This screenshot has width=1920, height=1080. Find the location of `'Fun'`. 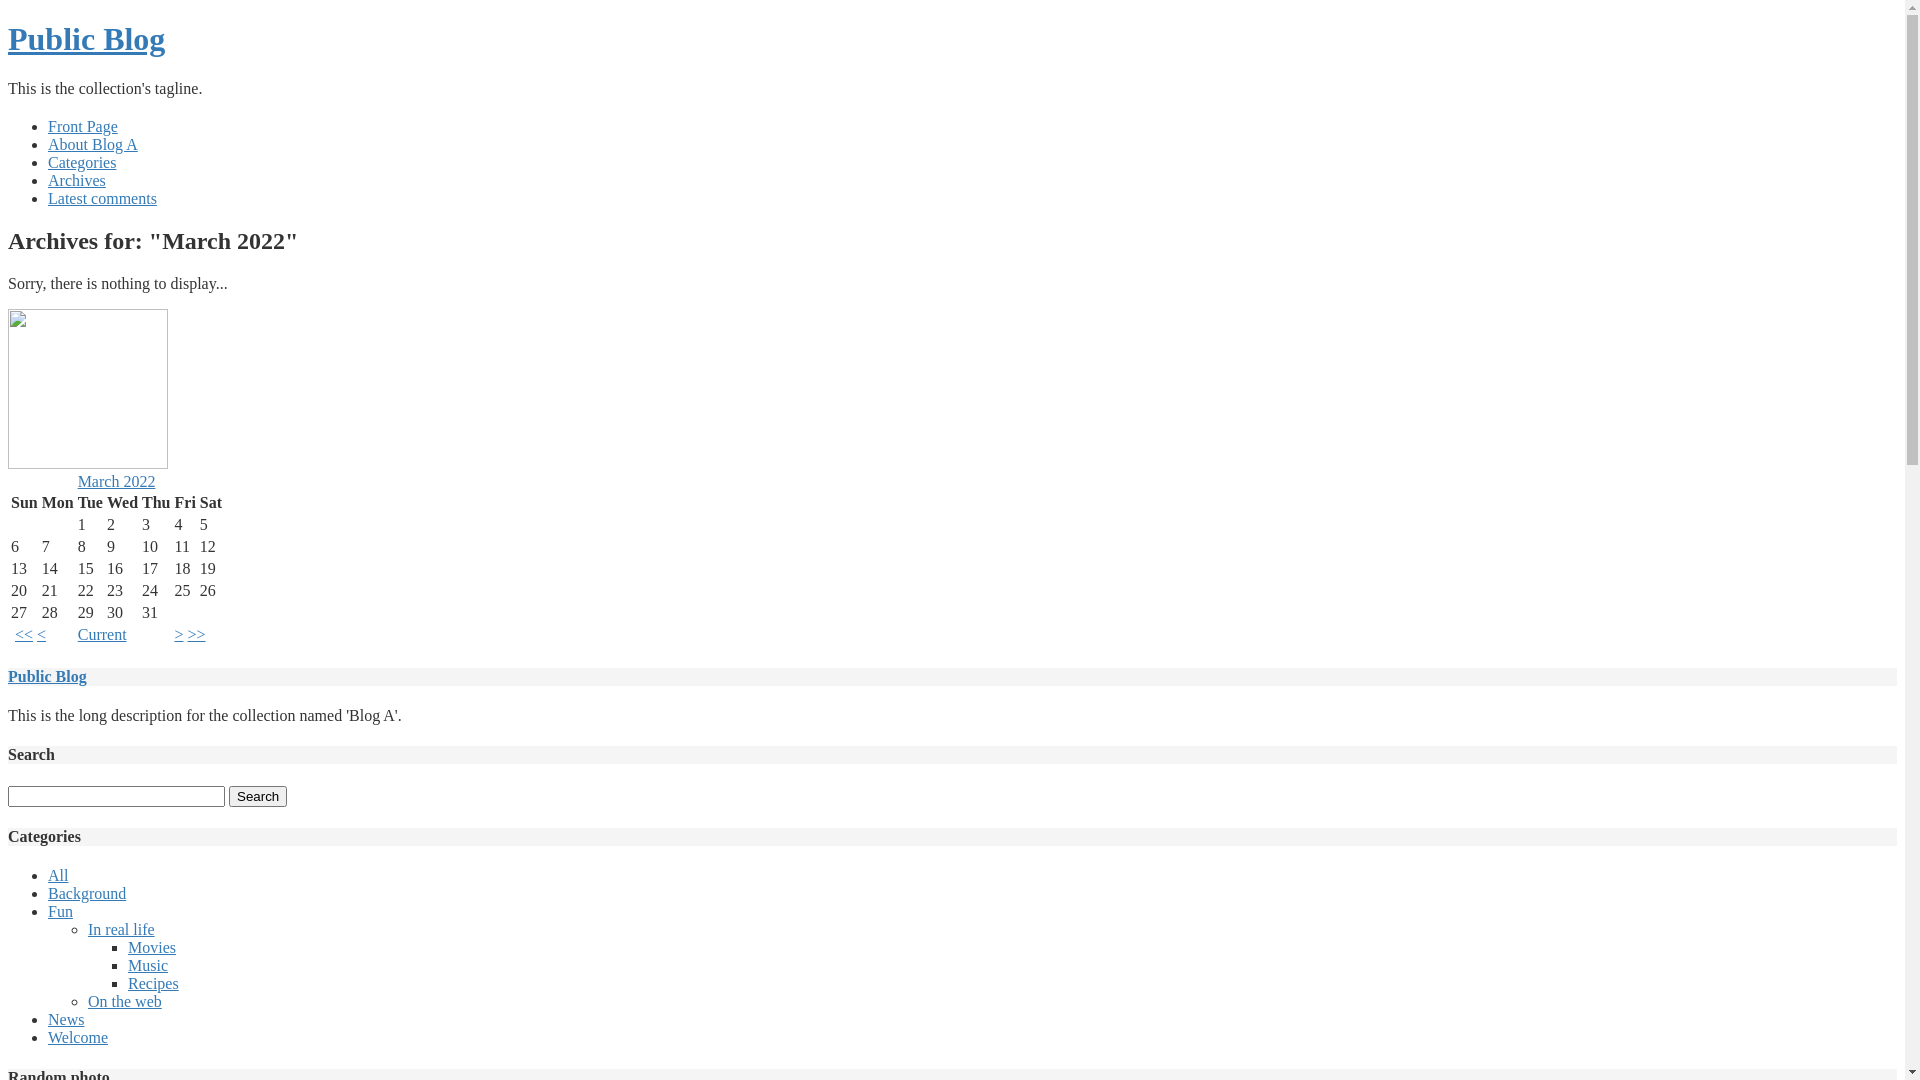

'Fun' is located at coordinates (60, 911).